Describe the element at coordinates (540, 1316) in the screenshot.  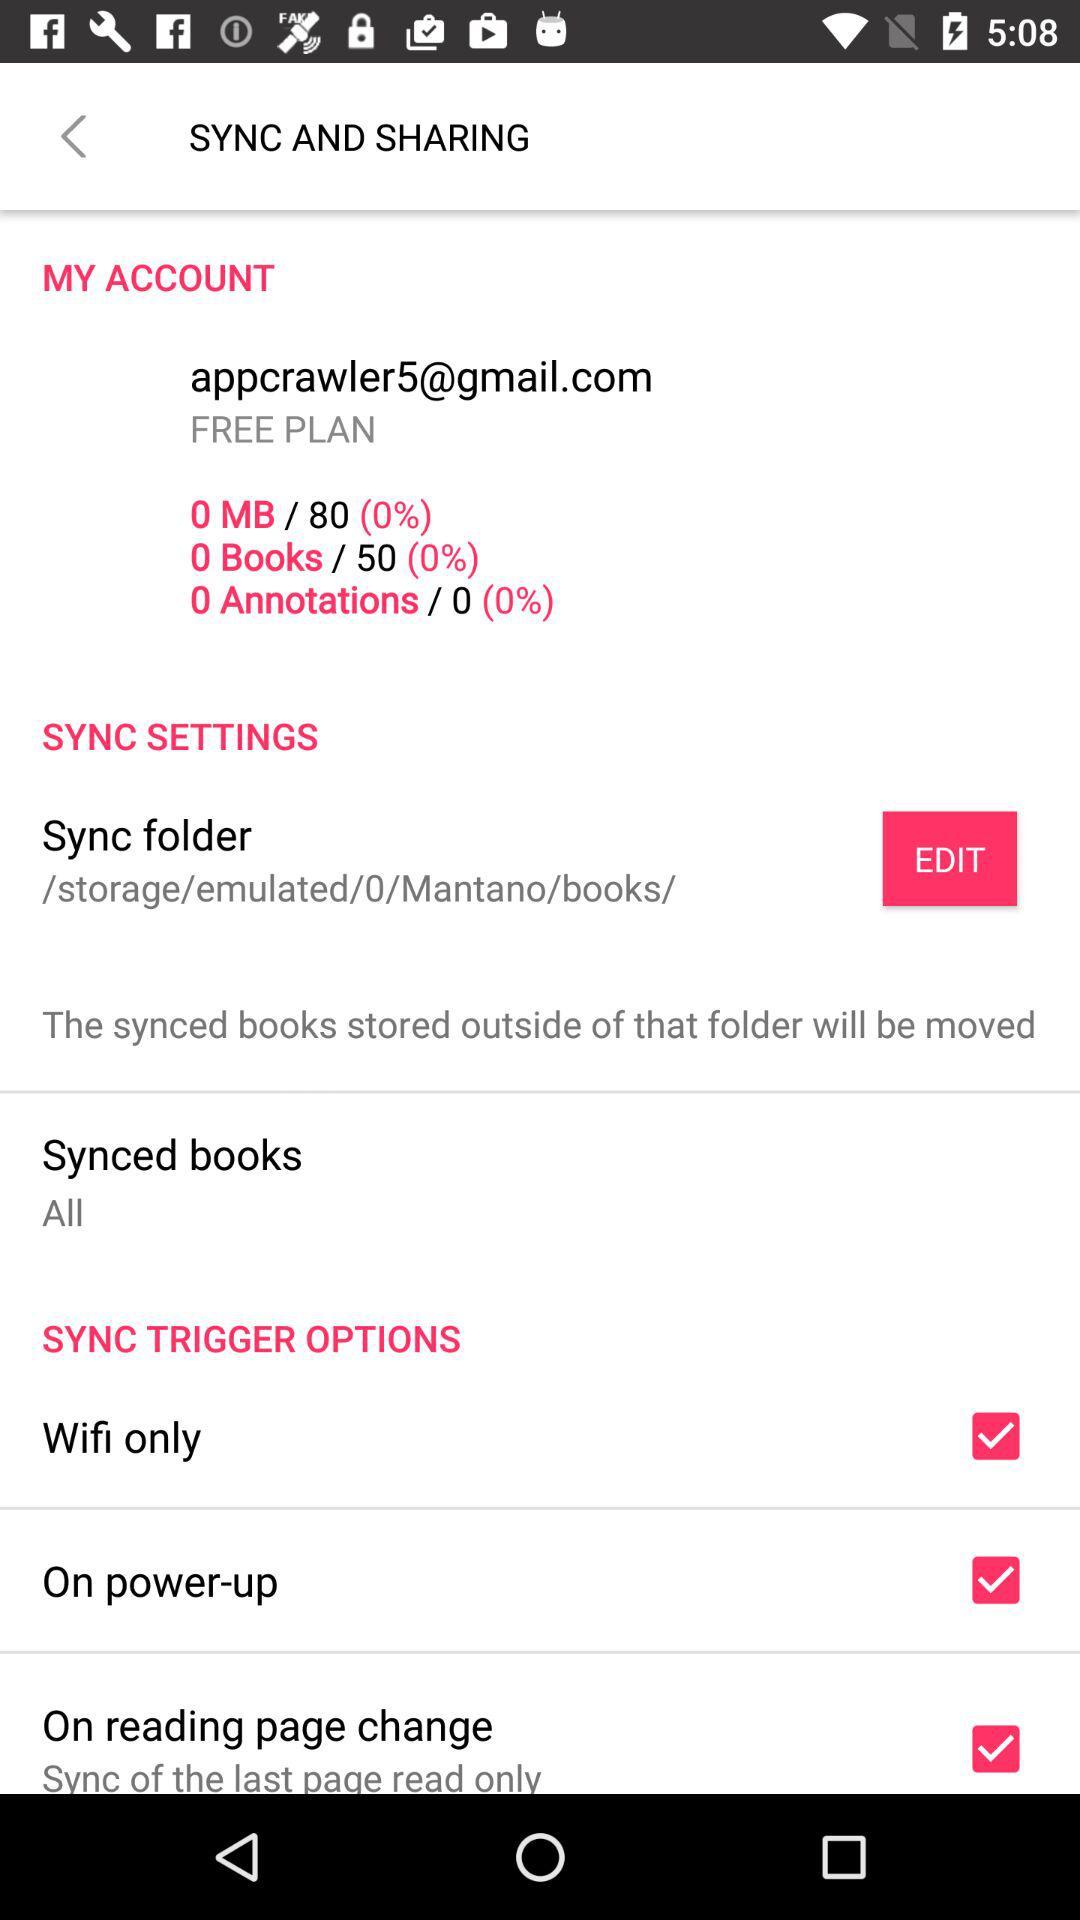
I see `item below all item` at that location.